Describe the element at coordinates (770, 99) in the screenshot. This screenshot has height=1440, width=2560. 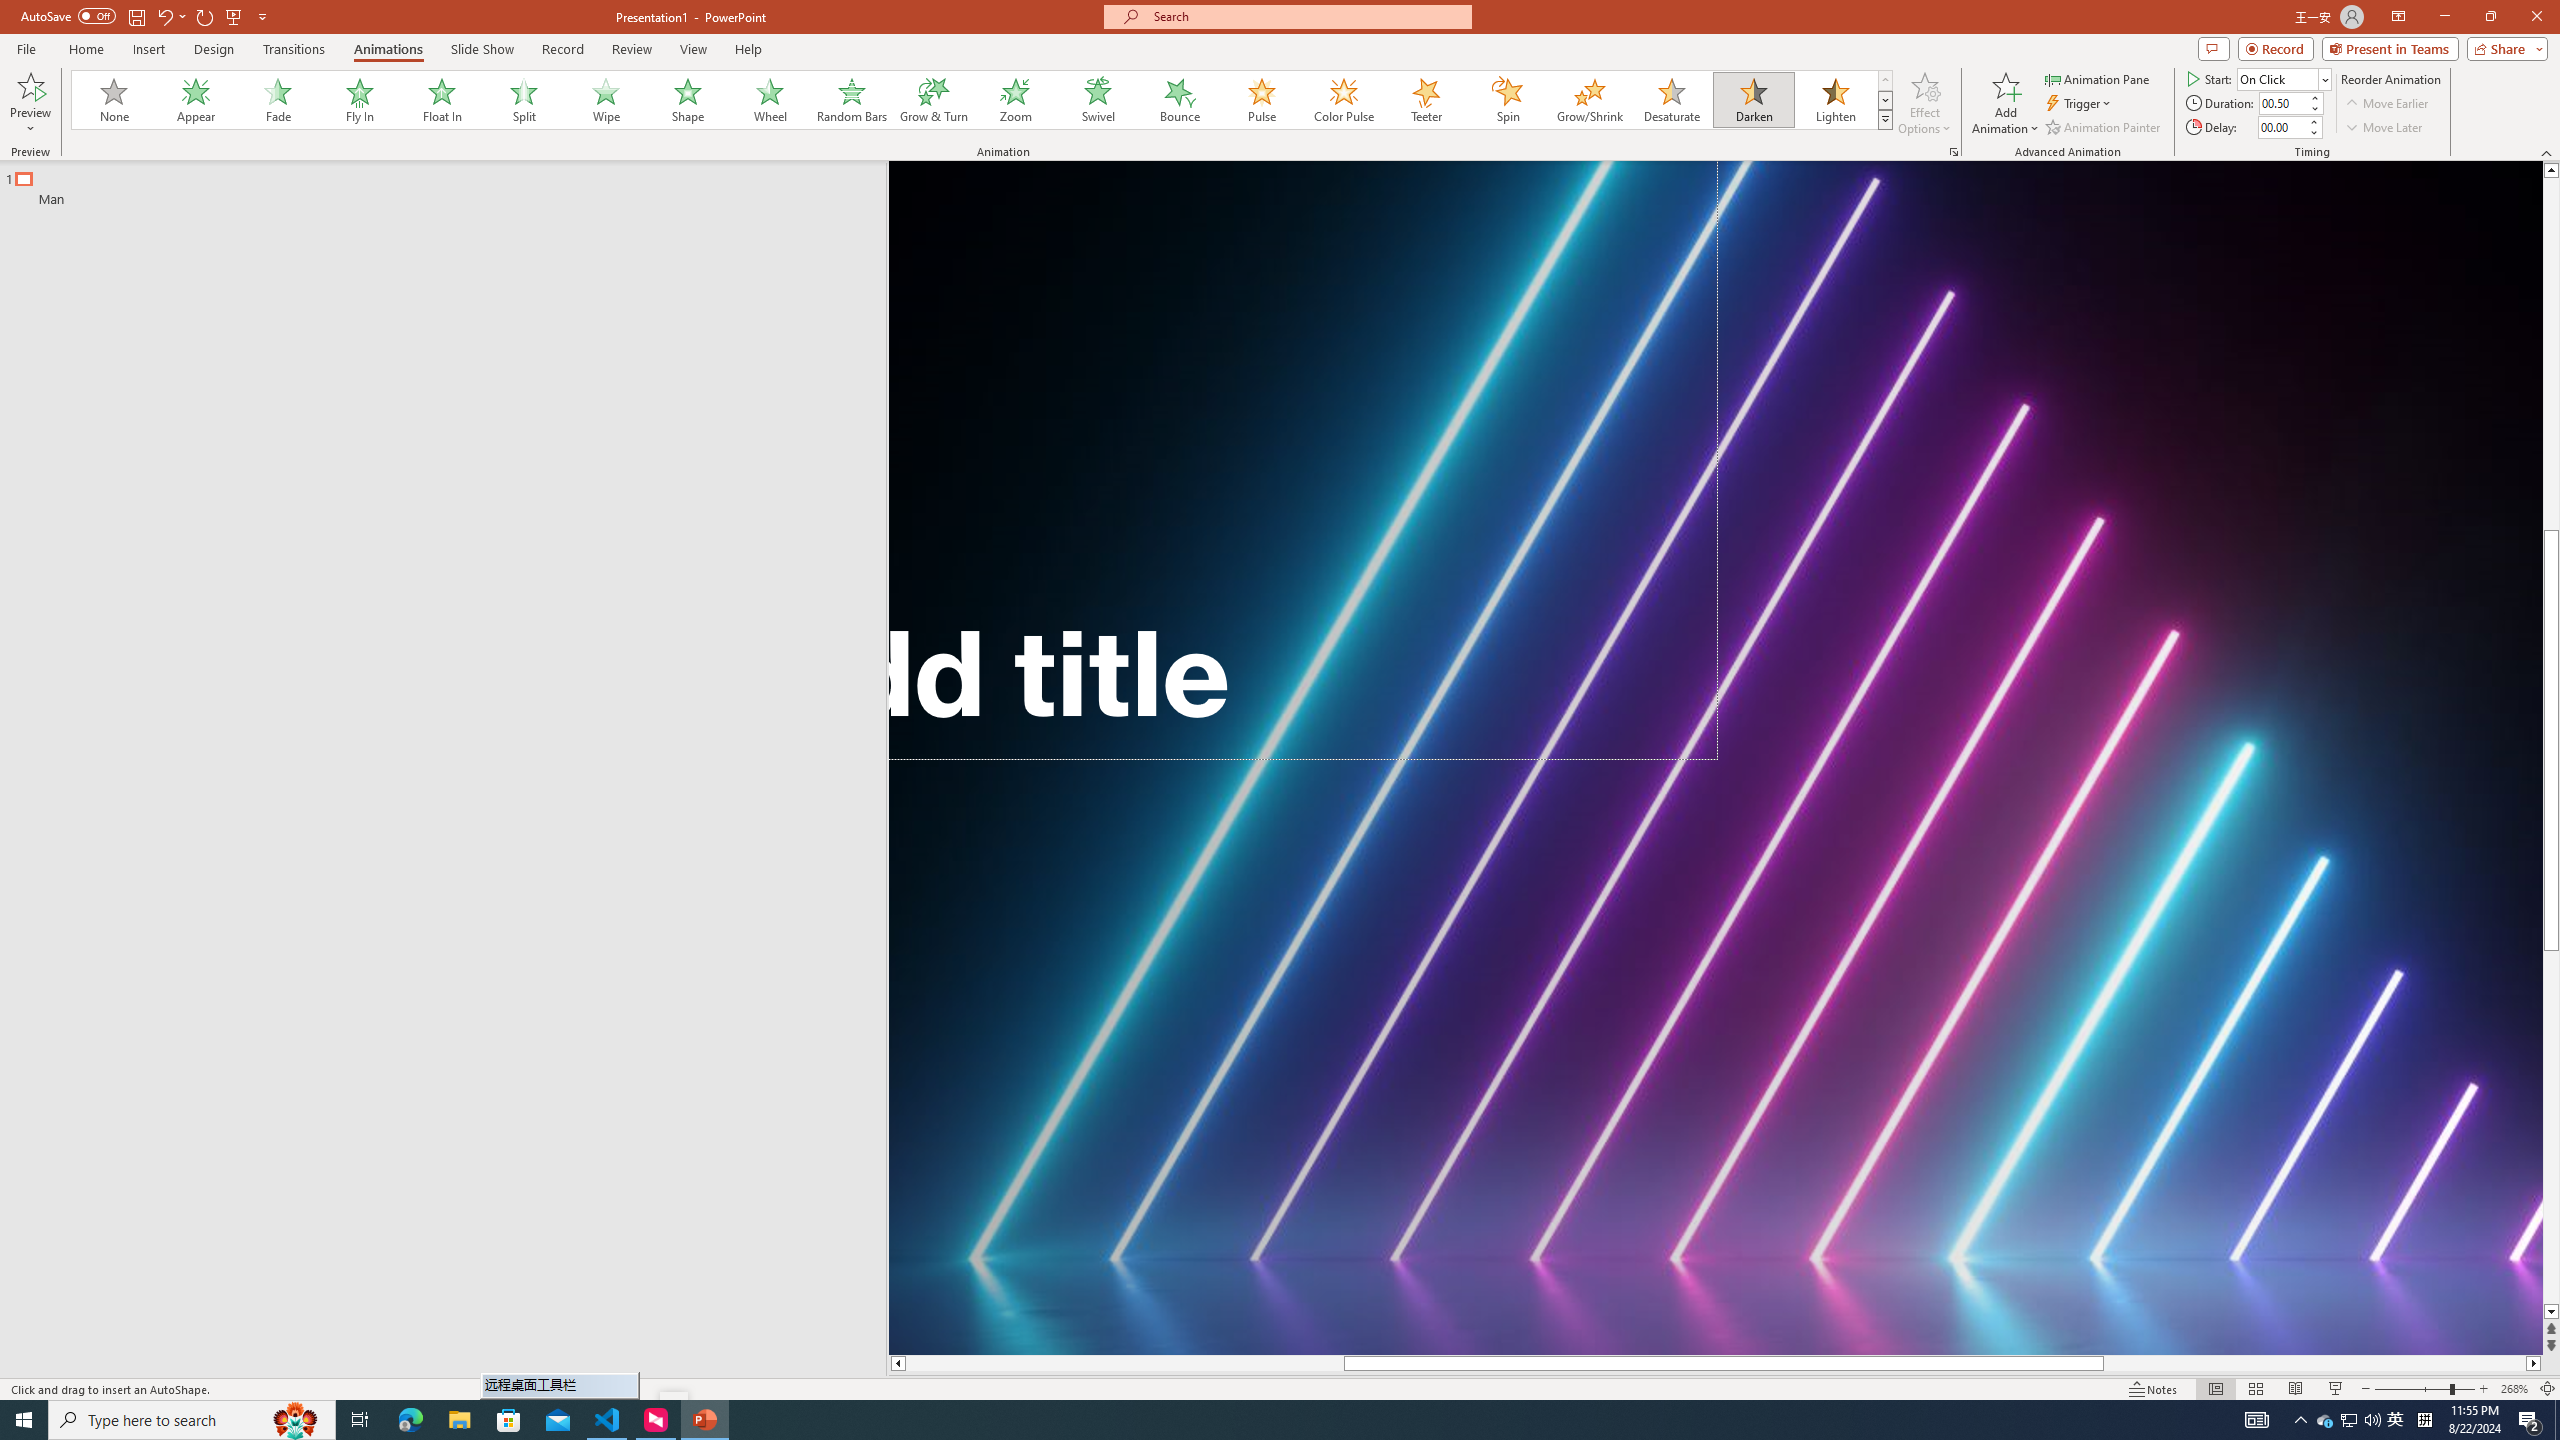
I see `'Wheel'` at that location.